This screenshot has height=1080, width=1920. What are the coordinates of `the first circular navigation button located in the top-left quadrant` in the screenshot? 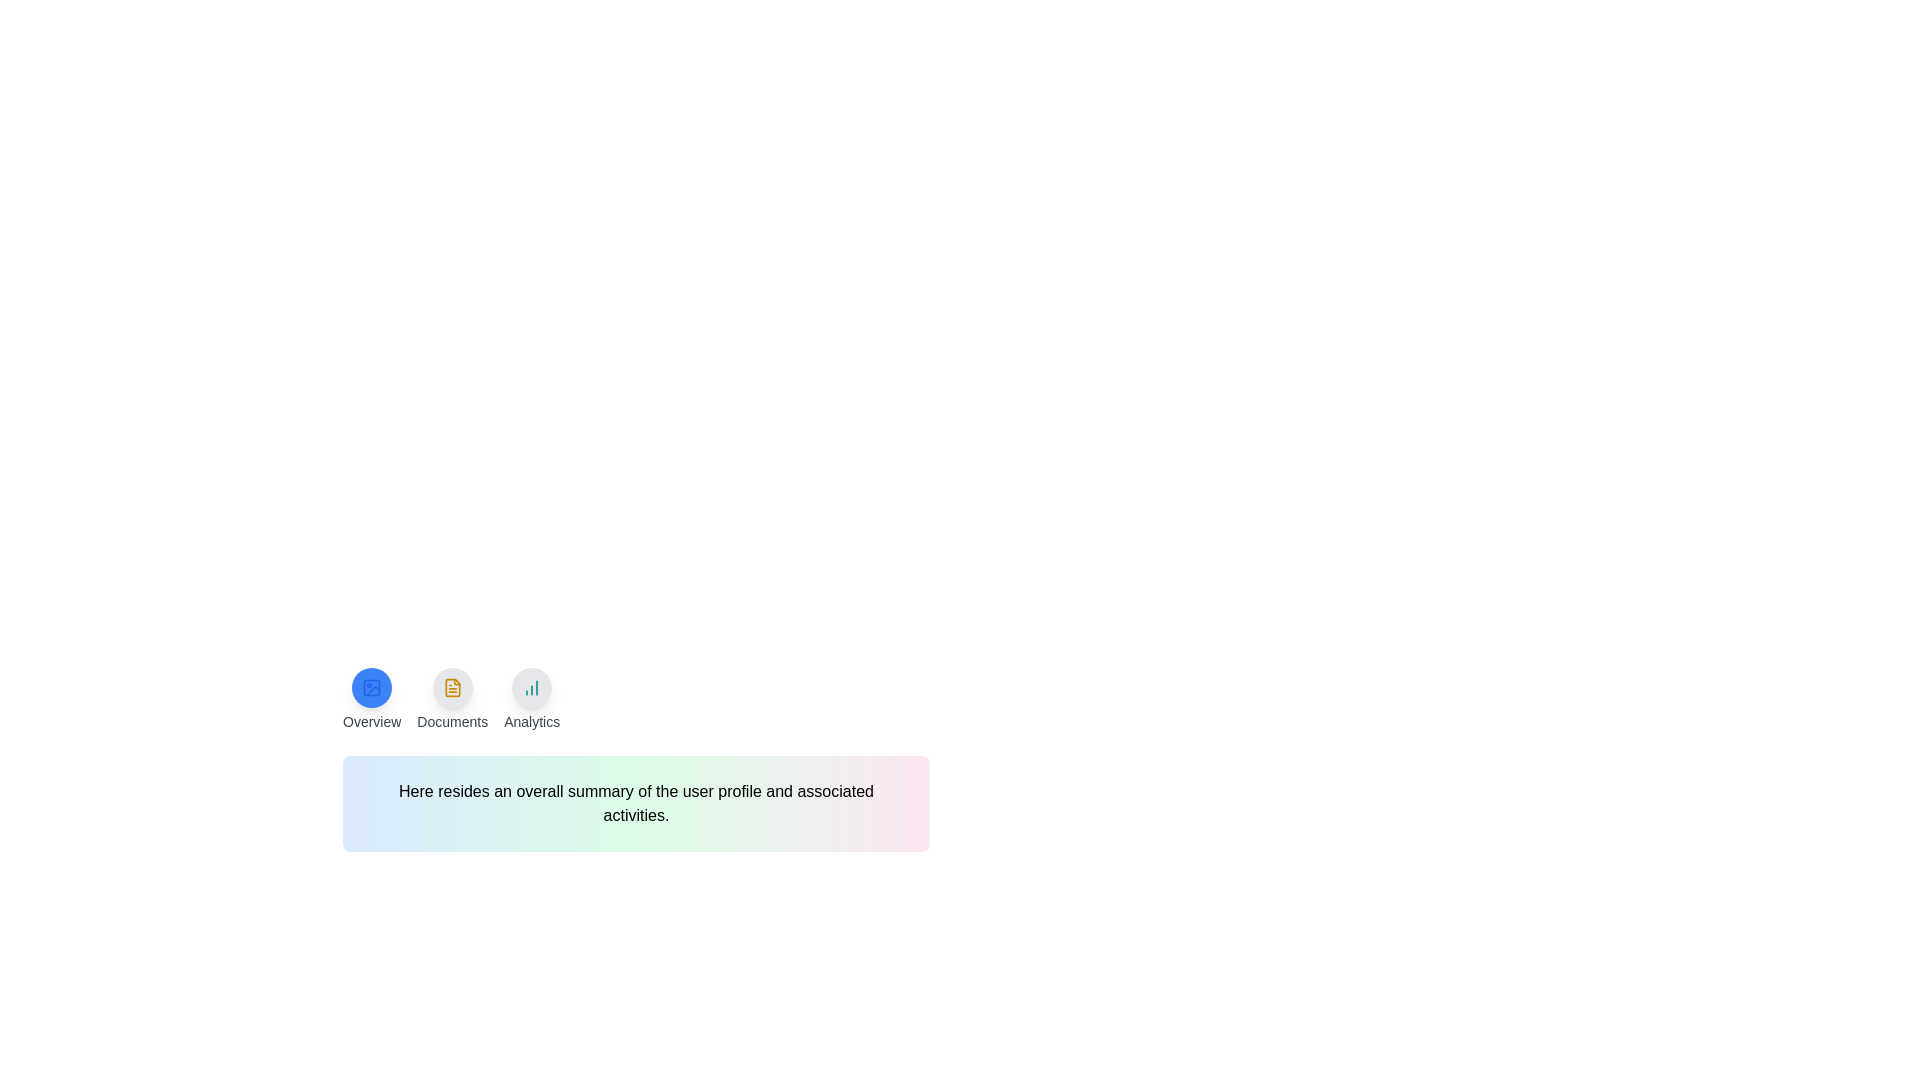 It's located at (372, 686).